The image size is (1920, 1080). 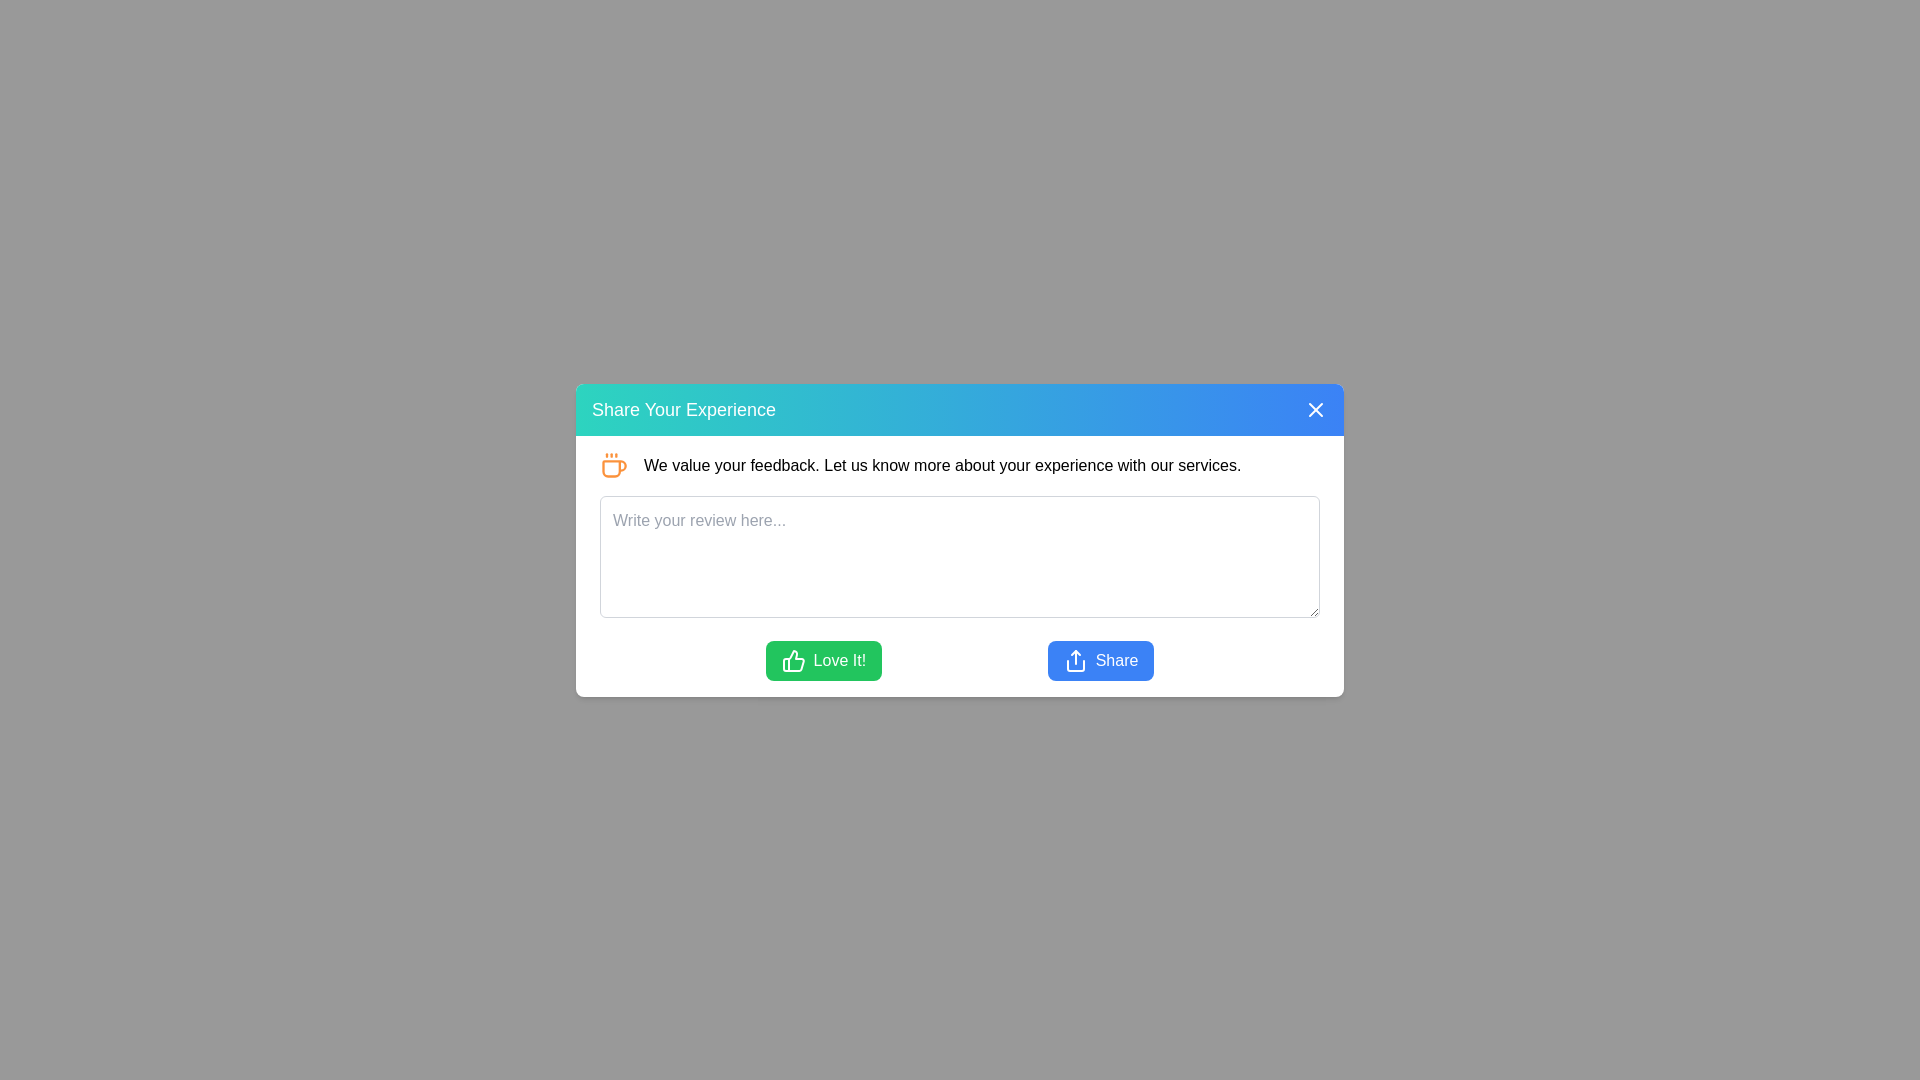 I want to click on the 'Love It!' button which features a thumbs-up SVG icon, so click(x=792, y=660).